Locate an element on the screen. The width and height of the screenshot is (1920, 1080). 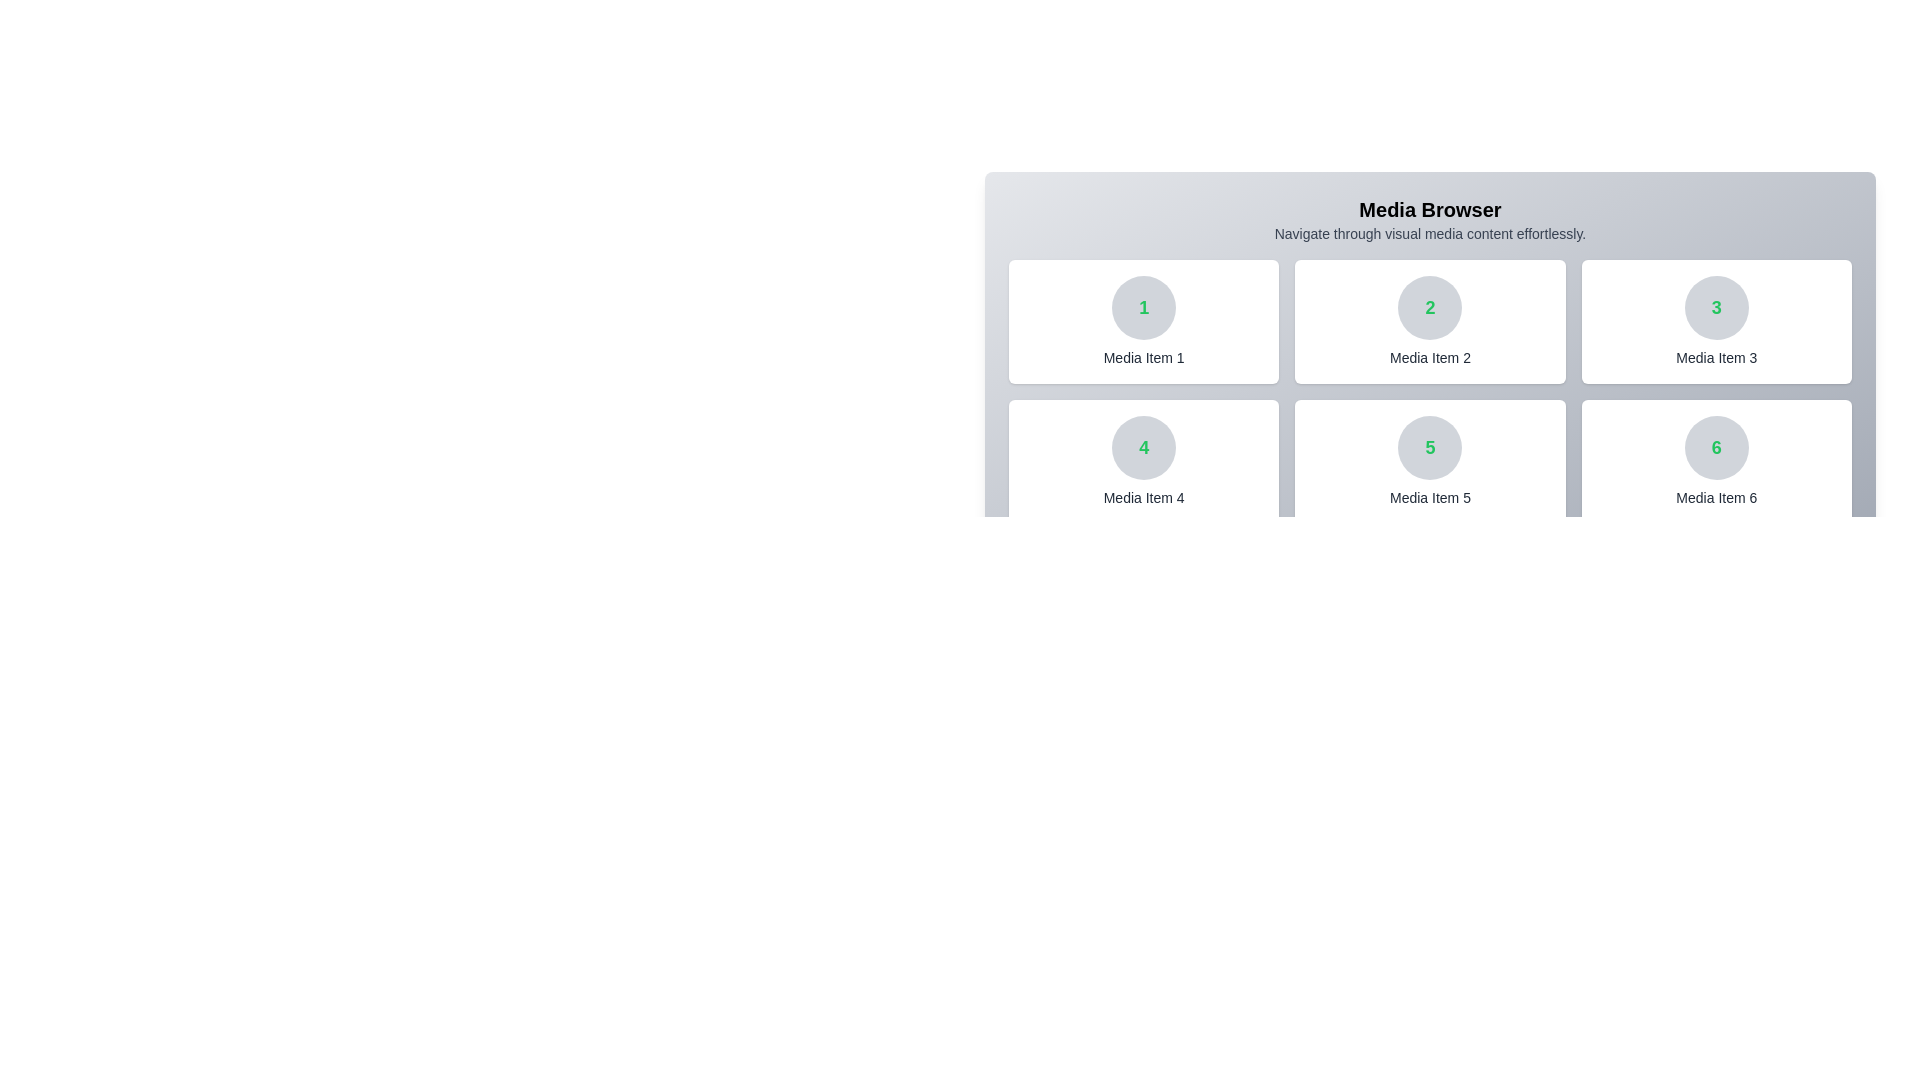
static text that says 'Navigate through visual media content effortlessly.' located directly below the 'Media Browser' title is located at coordinates (1429, 233).